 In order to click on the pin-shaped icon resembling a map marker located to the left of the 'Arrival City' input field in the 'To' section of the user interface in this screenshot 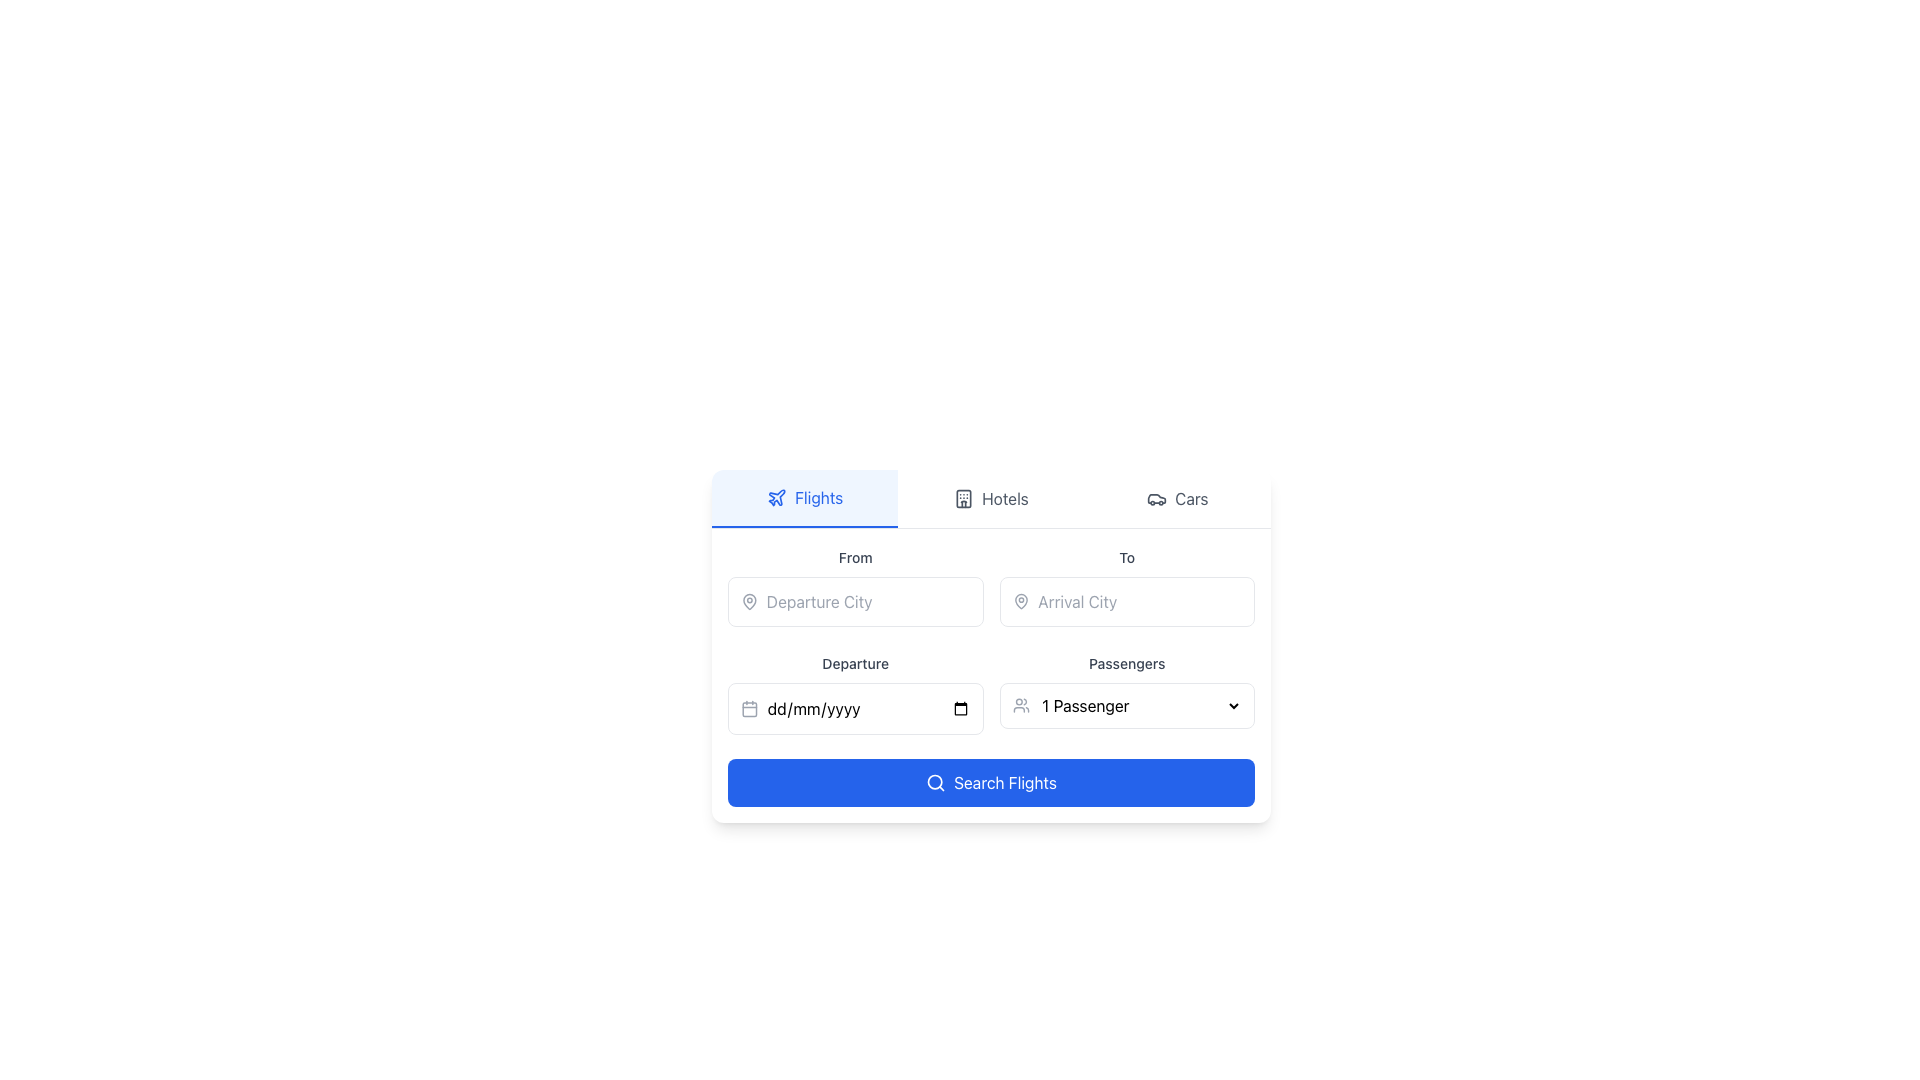, I will do `click(1021, 600)`.